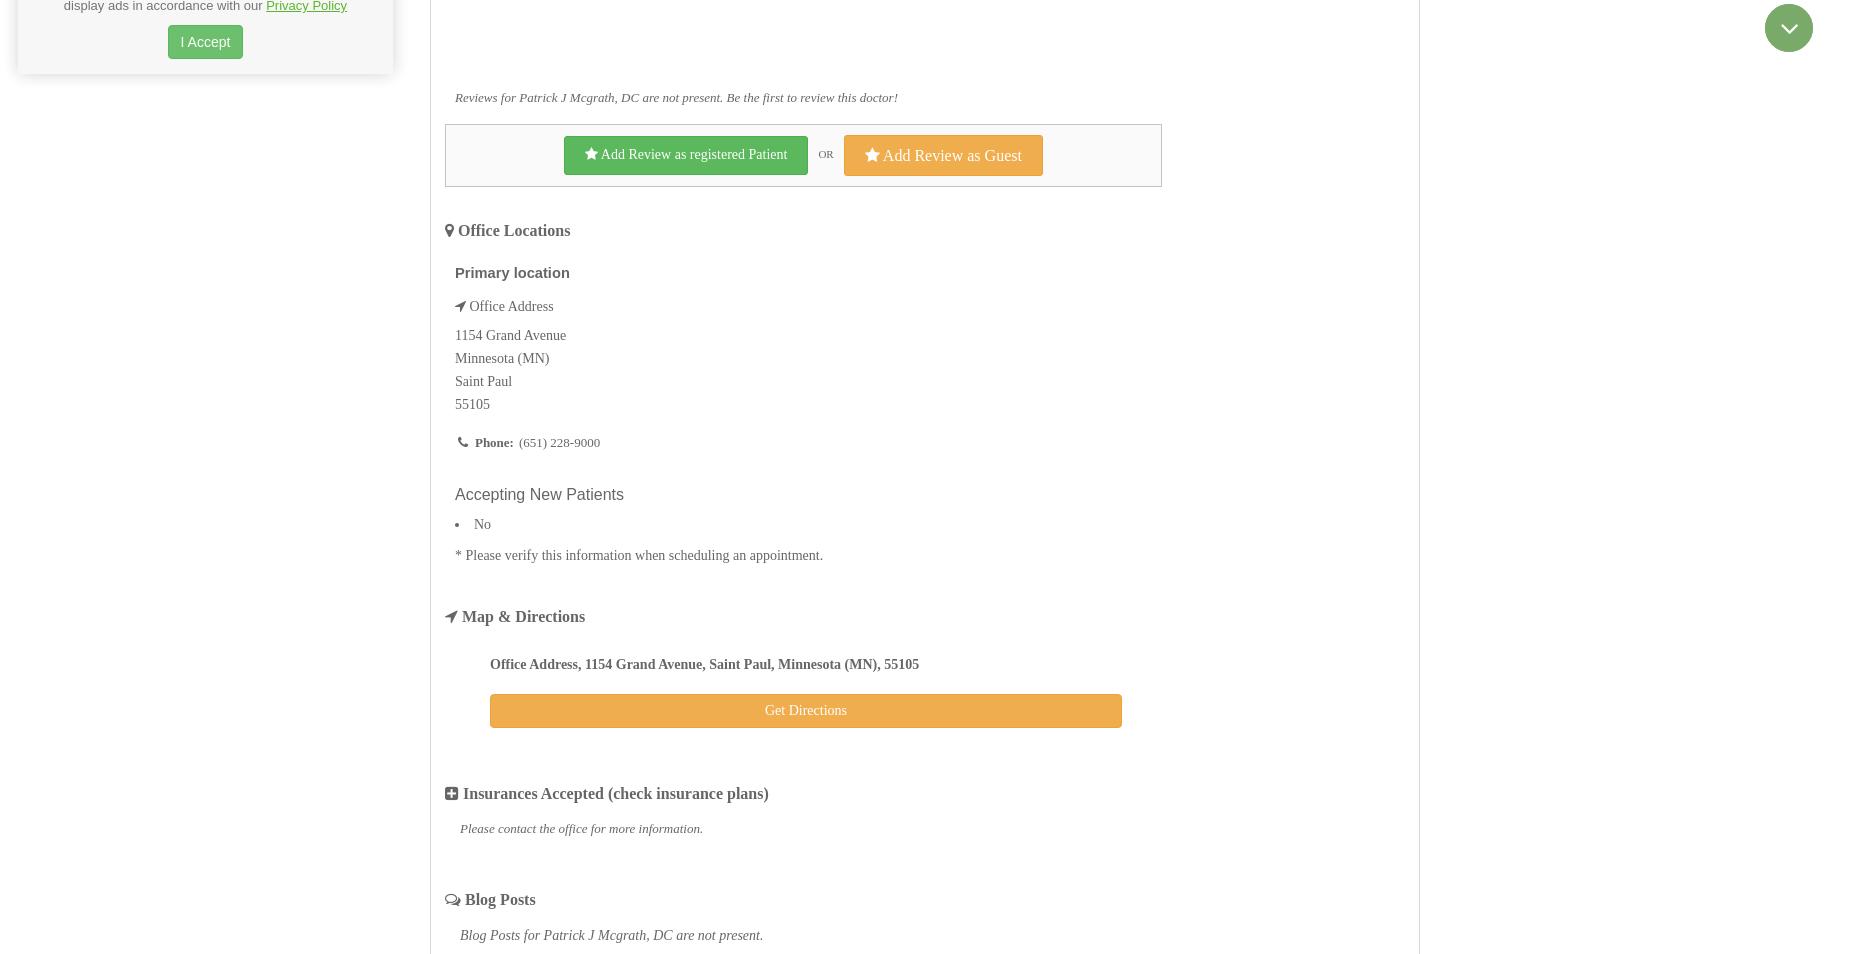 This screenshot has width=1850, height=954. Describe the element at coordinates (539, 493) in the screenshot. I see `'Accepting New Patients'` at that location.